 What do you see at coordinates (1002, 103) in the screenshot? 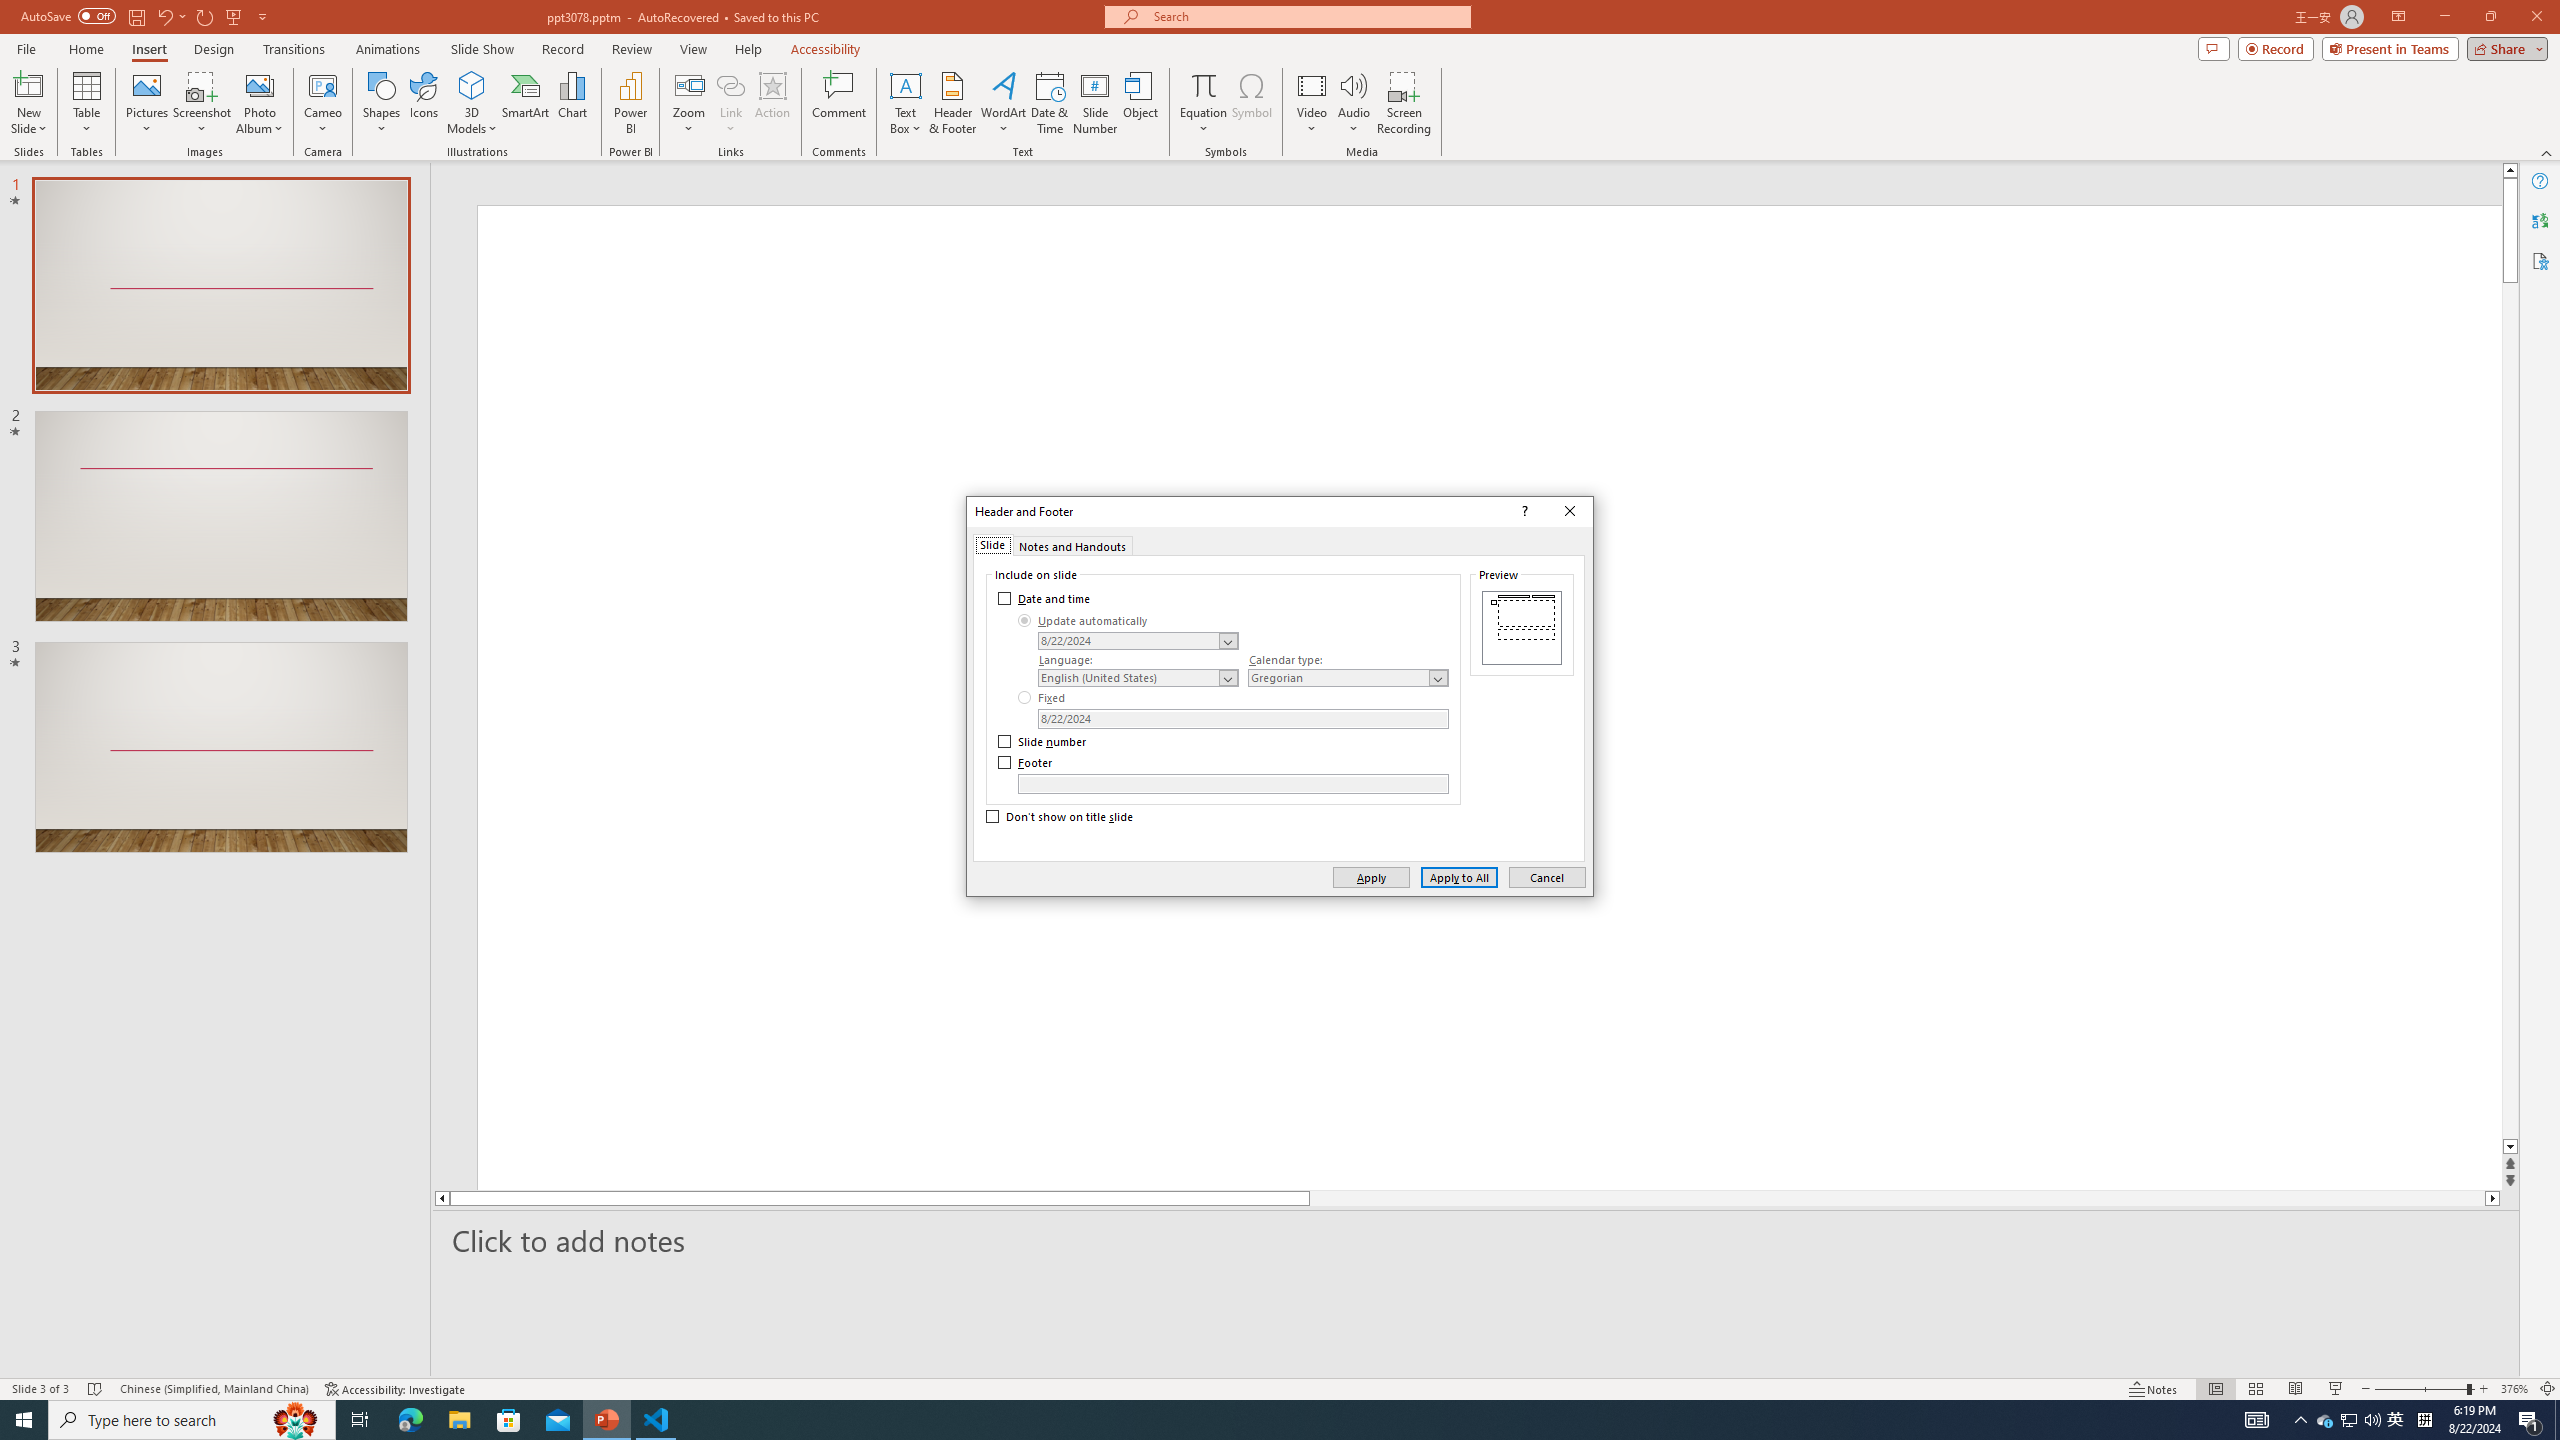
I see `'WordArt'` at bounding box center [1002, 103].